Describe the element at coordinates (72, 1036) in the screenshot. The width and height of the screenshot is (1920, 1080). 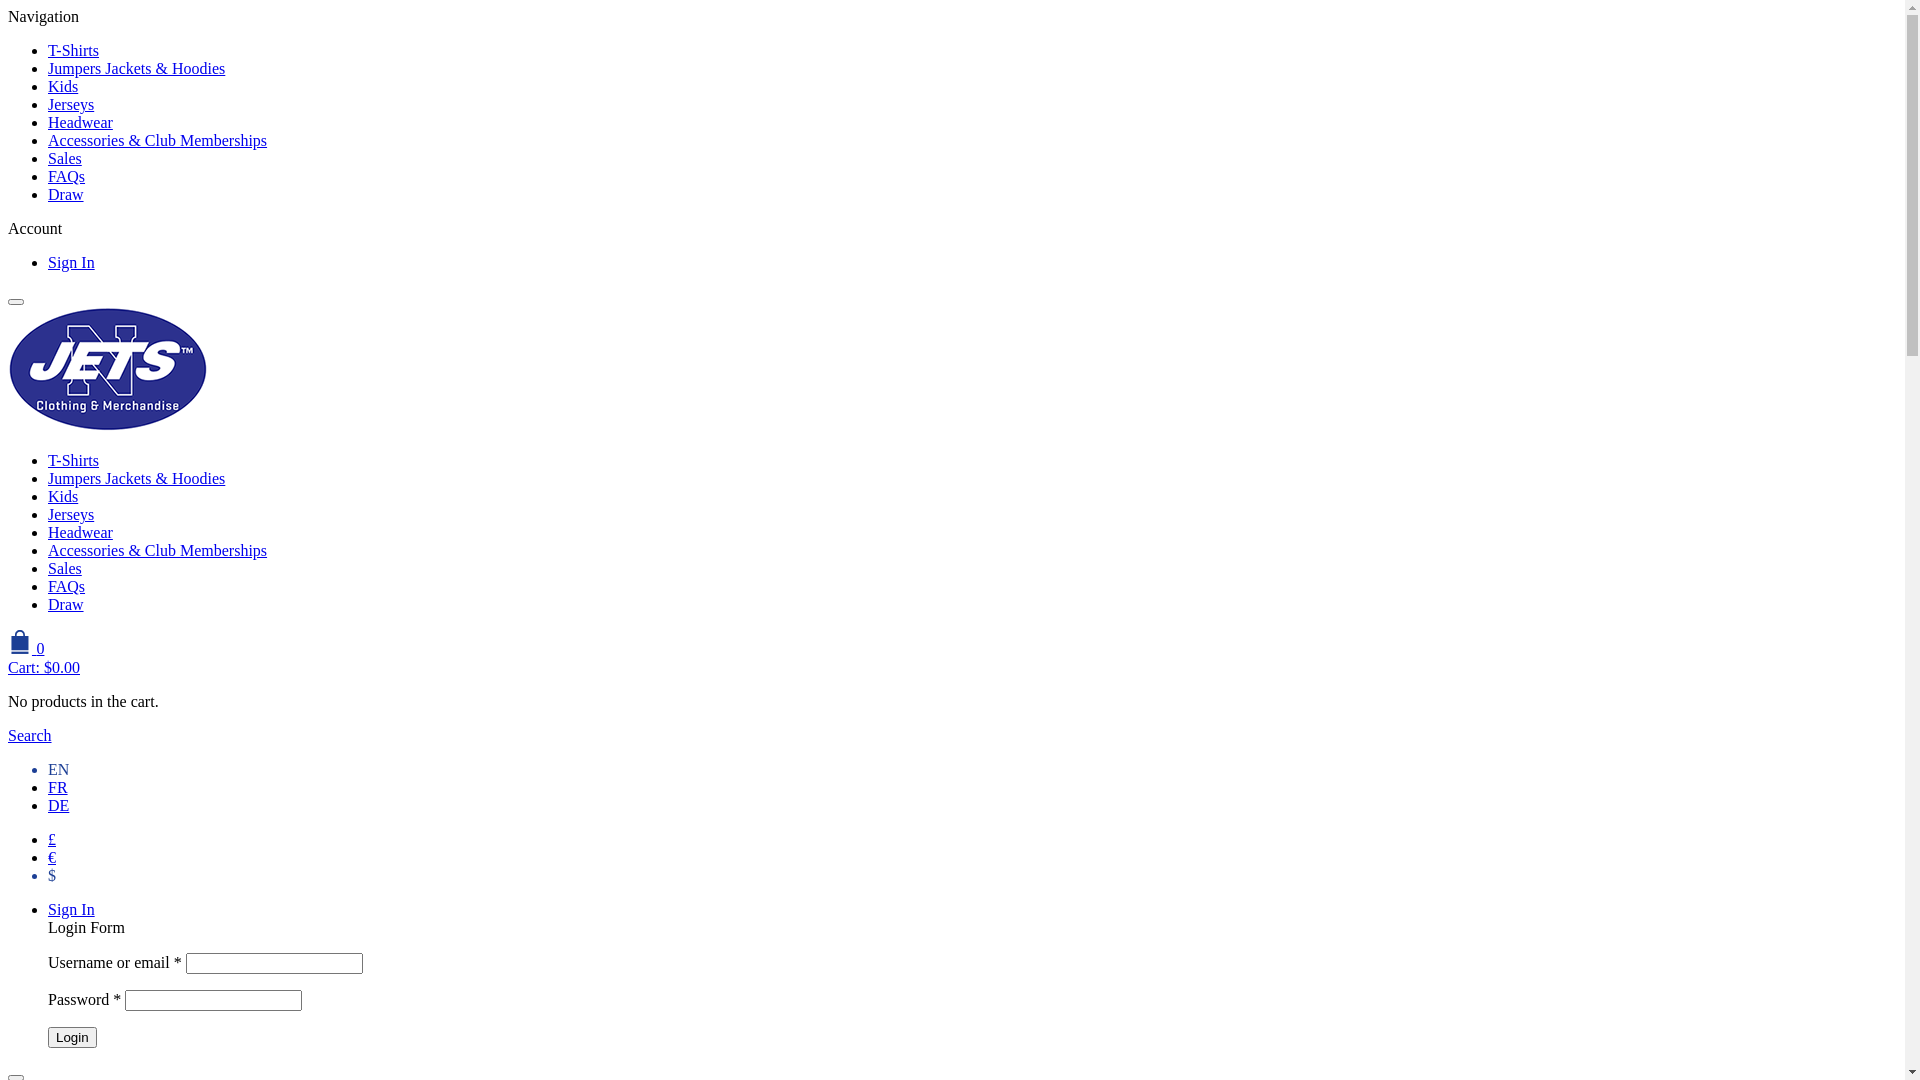
I see `'Login'` at that location.